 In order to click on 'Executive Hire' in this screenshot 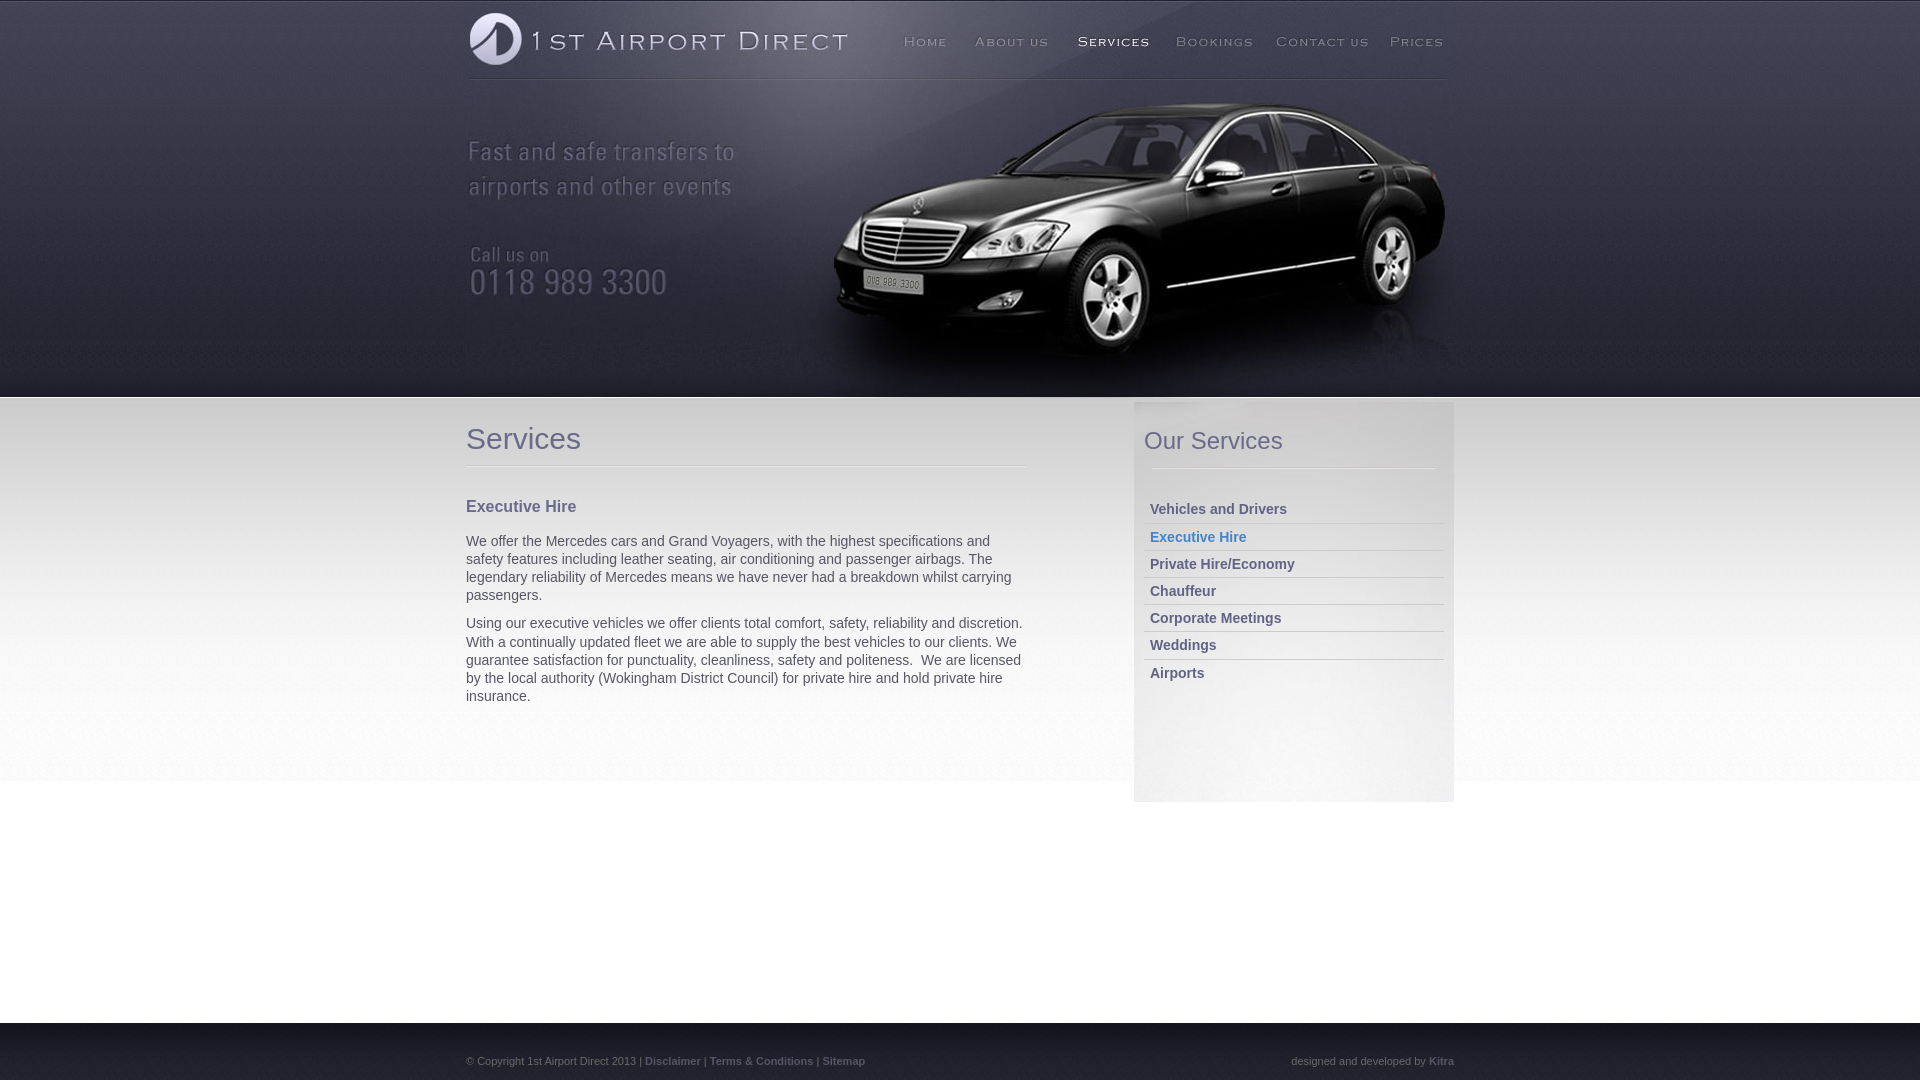, I will do `click(1150, 535)`.